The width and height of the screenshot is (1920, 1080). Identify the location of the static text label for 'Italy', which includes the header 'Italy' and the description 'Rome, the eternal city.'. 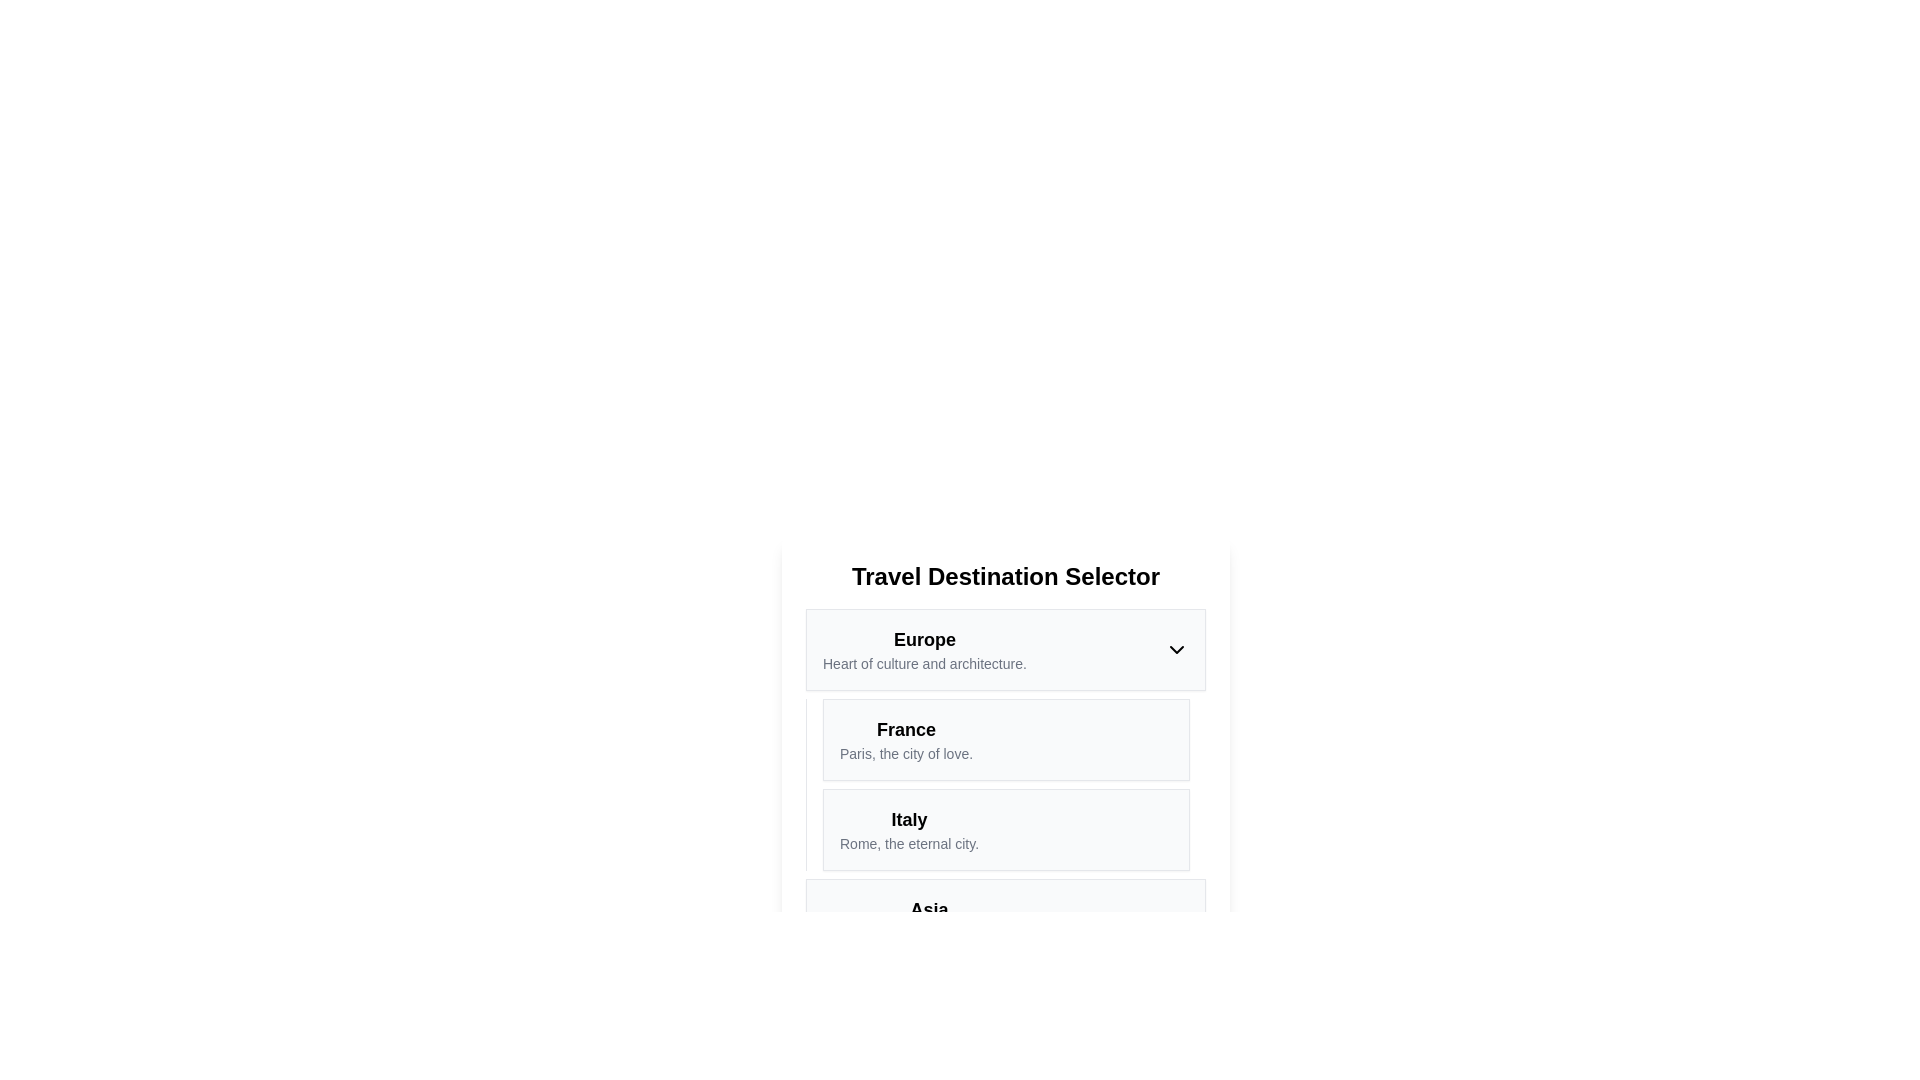
(908, 829).